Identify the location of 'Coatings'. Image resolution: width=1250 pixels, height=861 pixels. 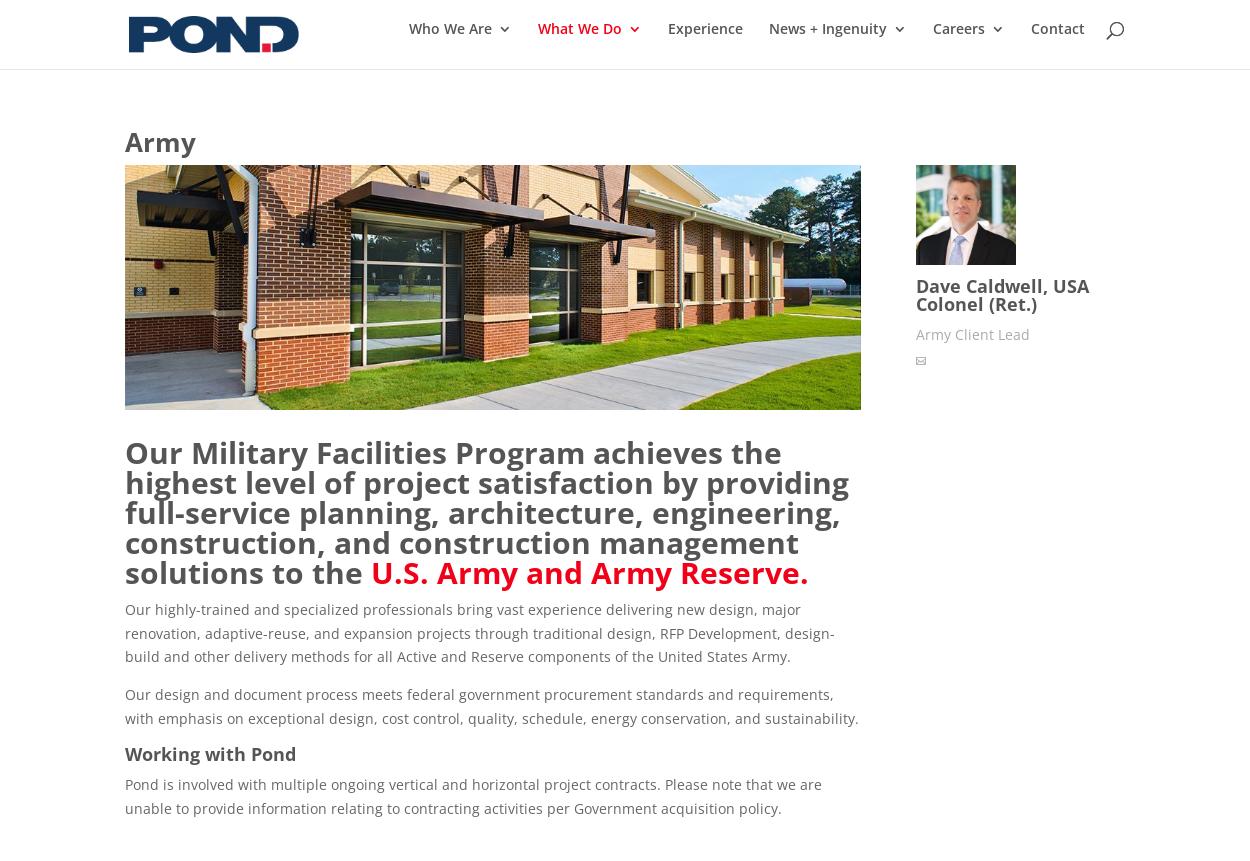
(847, 317).